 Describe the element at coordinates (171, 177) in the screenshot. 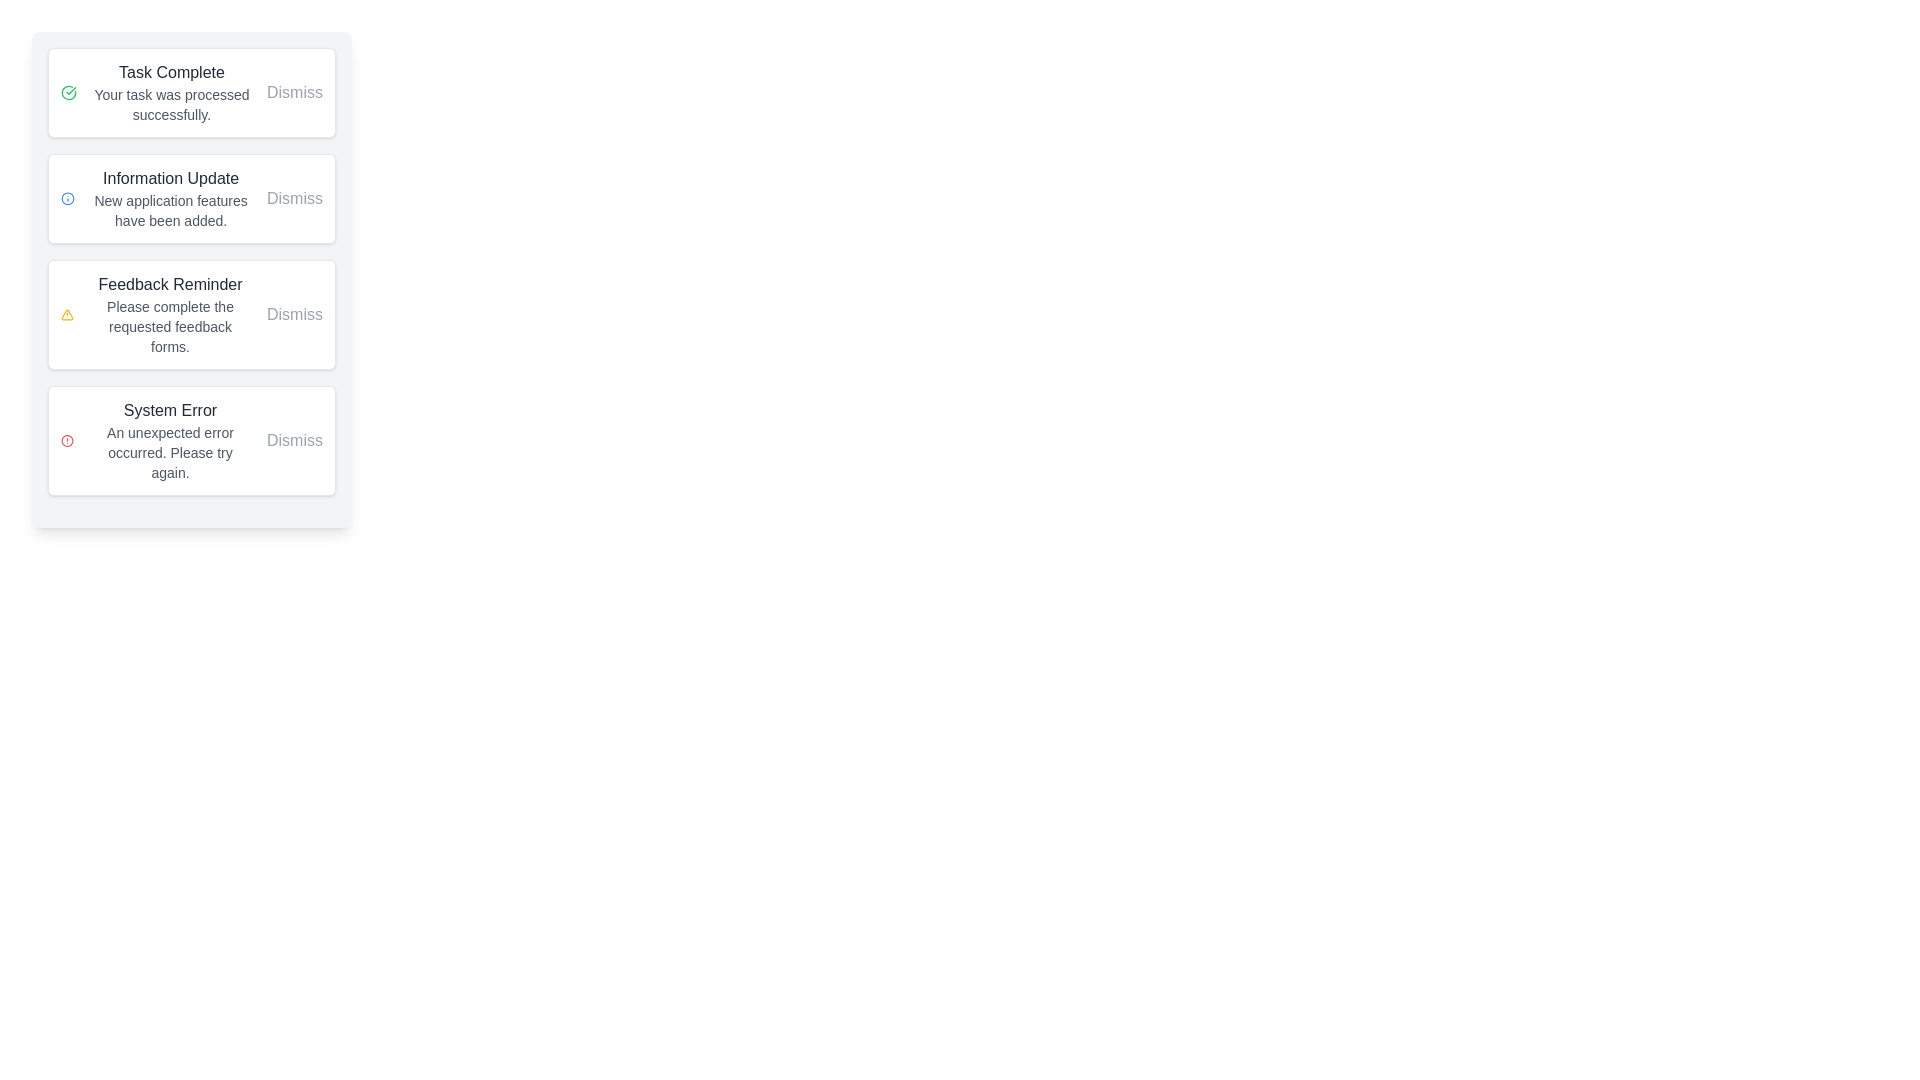

I see `'Information Update' text label, which is styled with a medium font weight and gray color, located above the 'New application features have been added.' text in the notification list` at that location.